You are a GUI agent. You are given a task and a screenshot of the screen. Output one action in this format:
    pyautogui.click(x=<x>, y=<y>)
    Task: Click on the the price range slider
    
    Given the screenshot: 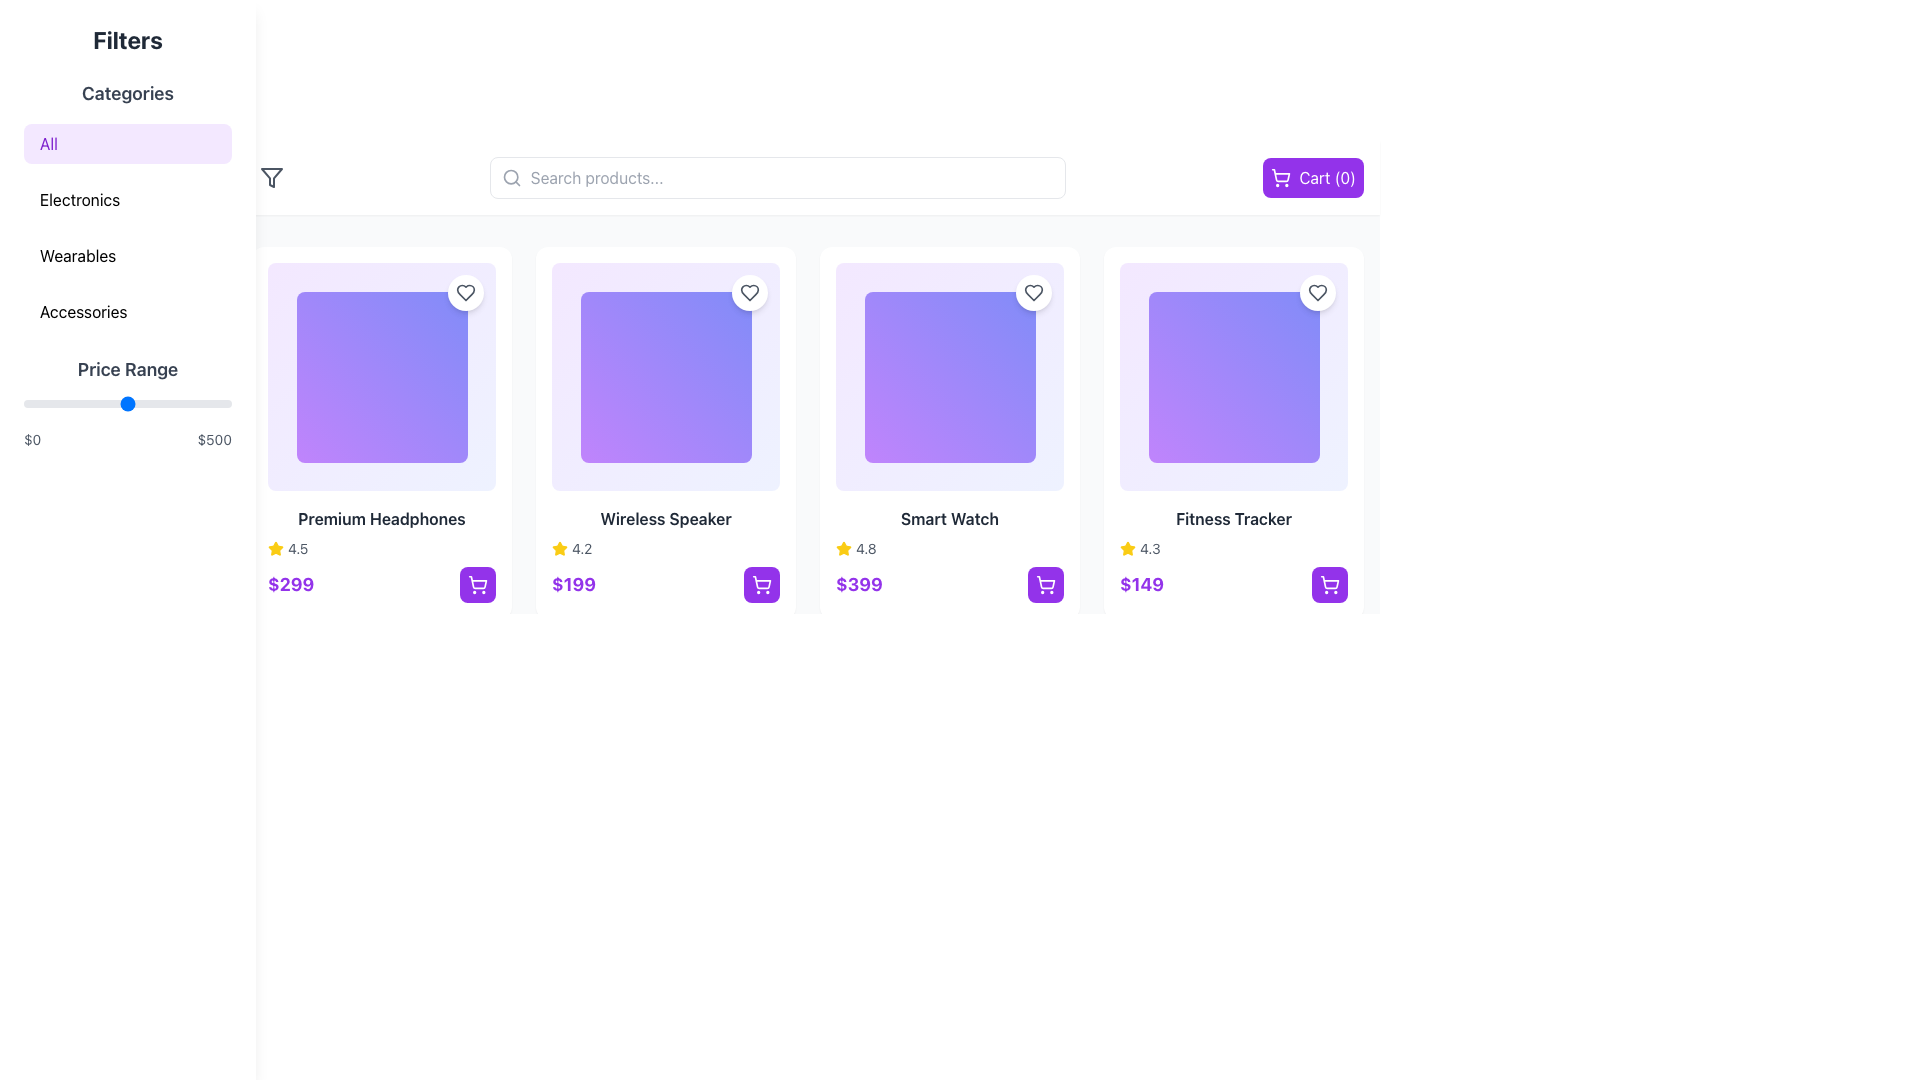 What is the action you would take?
    pyautogui.click(x=223, y=404)
    